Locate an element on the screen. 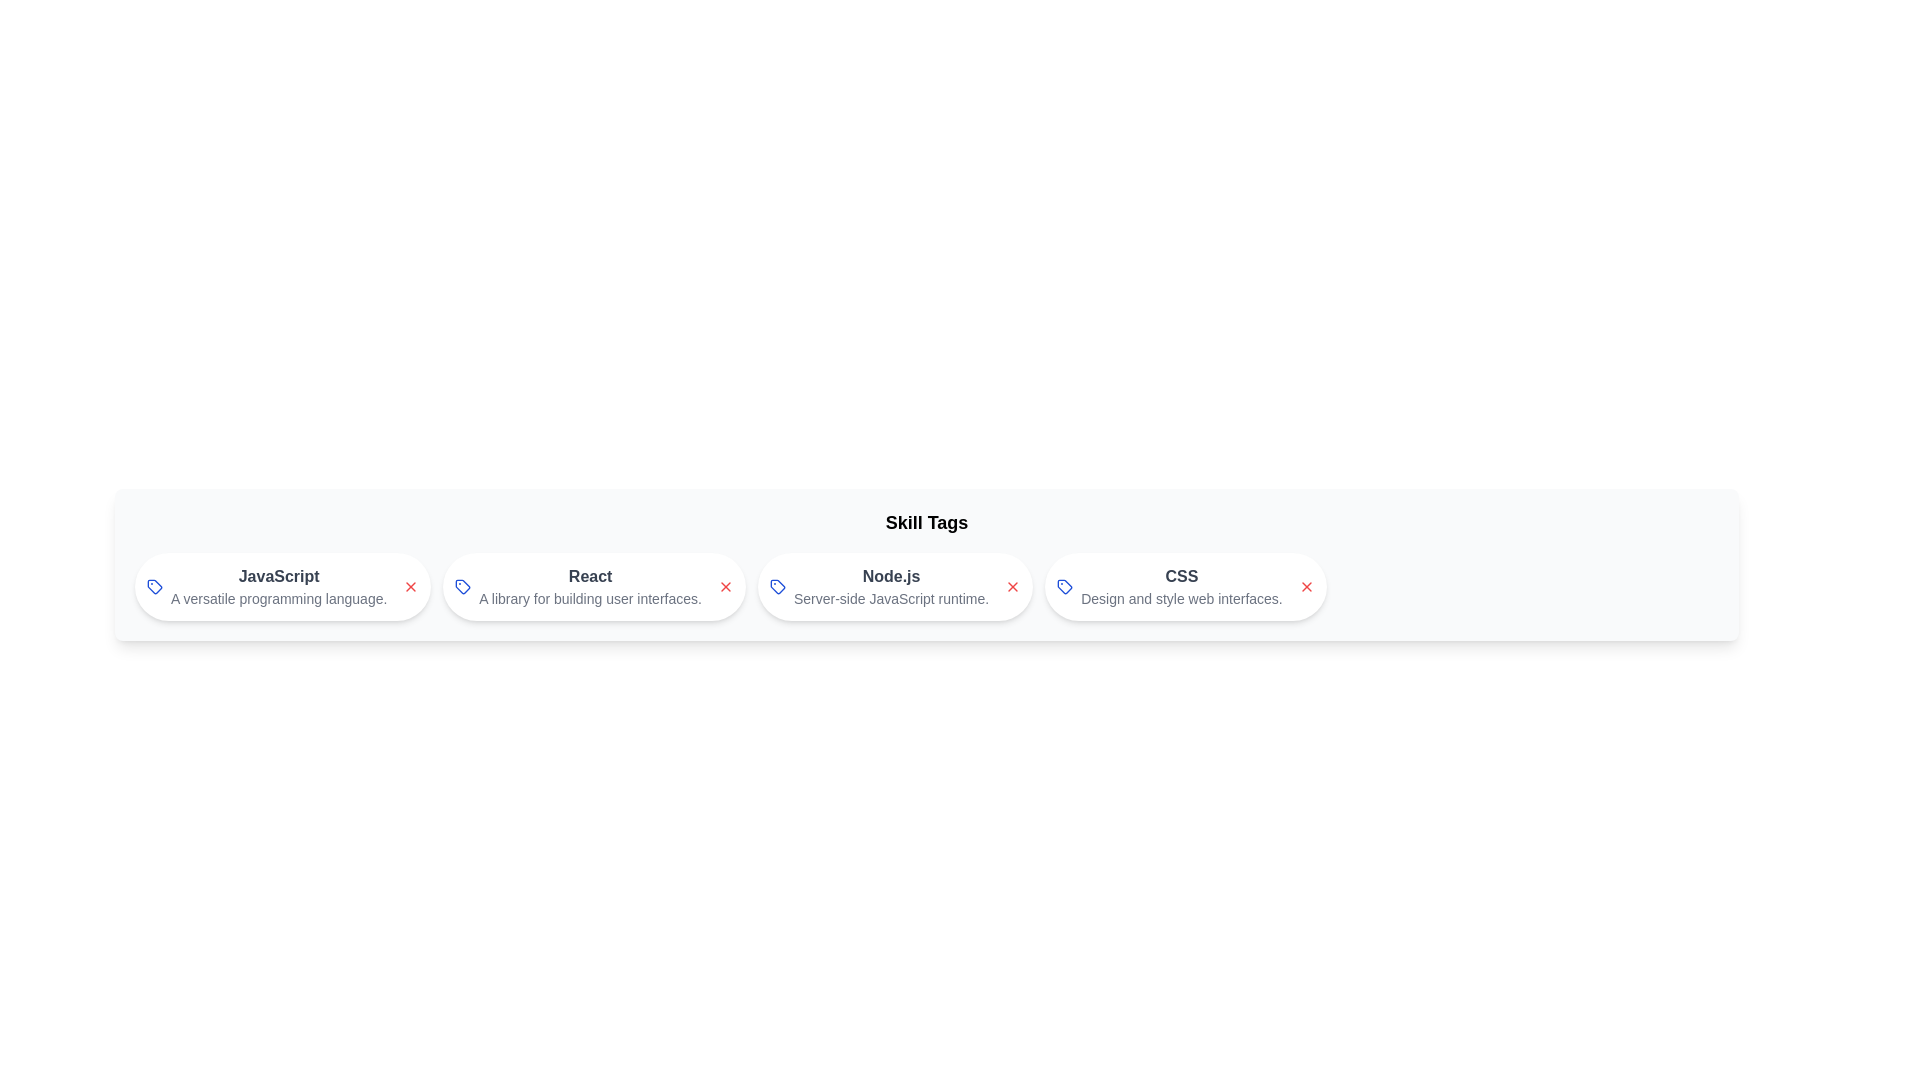  the tag icon to inspect its visual representation is located at coordinates (153, 585).